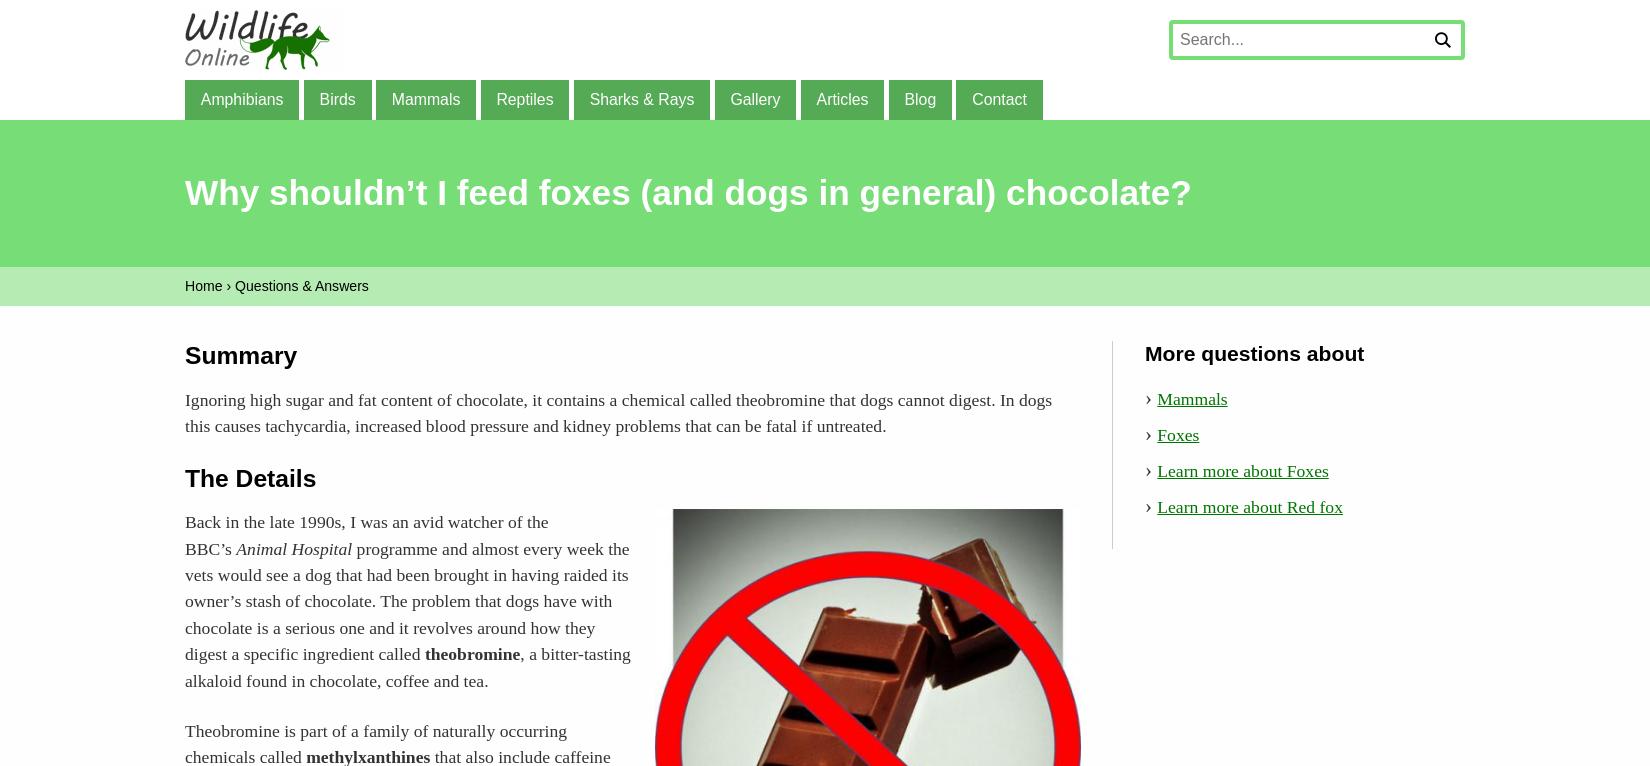 This screenshot has height=766, width=1650. I want to click on 'Contact', so click(999, 97).